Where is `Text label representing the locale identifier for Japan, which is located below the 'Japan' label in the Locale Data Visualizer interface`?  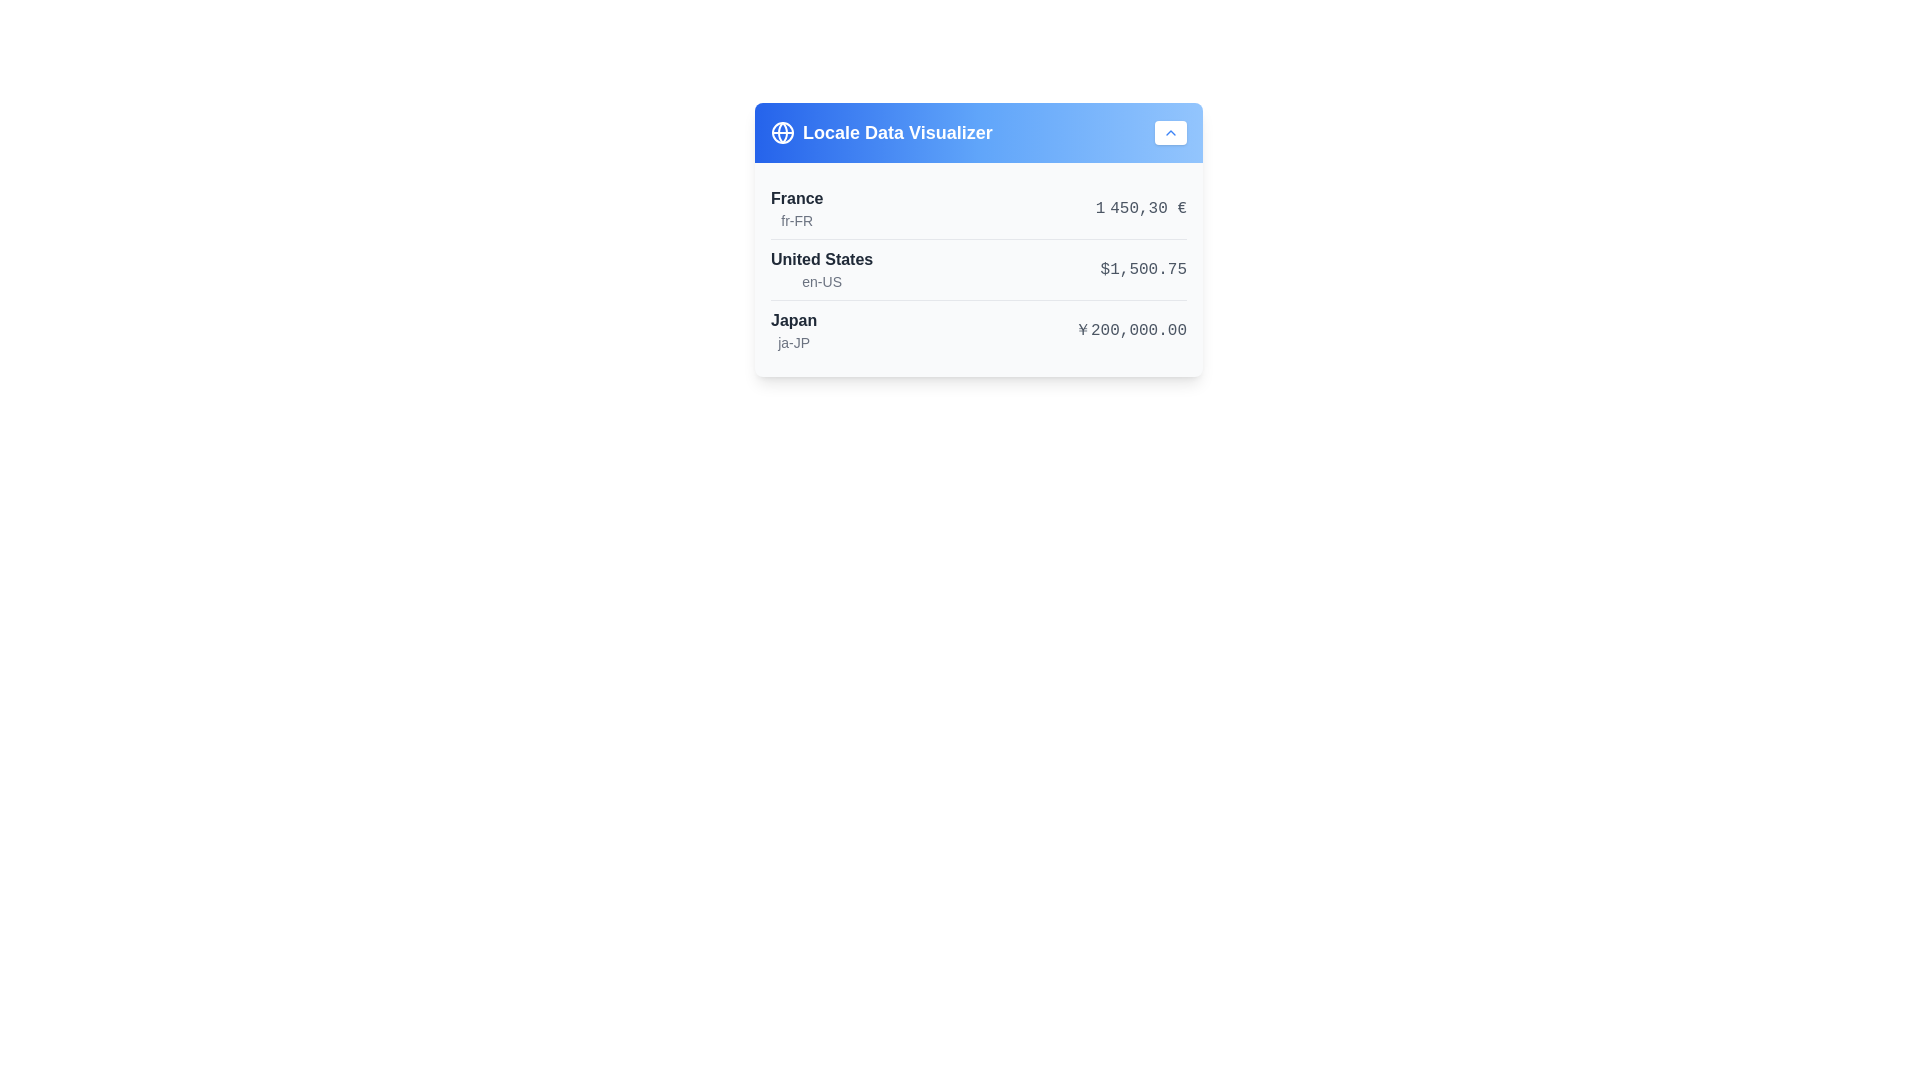
Text label representing the locale identifier for Japan, which is located below the 'Japan' label in the Locale Data Visualizer interface is located at coordinates (793, 342).